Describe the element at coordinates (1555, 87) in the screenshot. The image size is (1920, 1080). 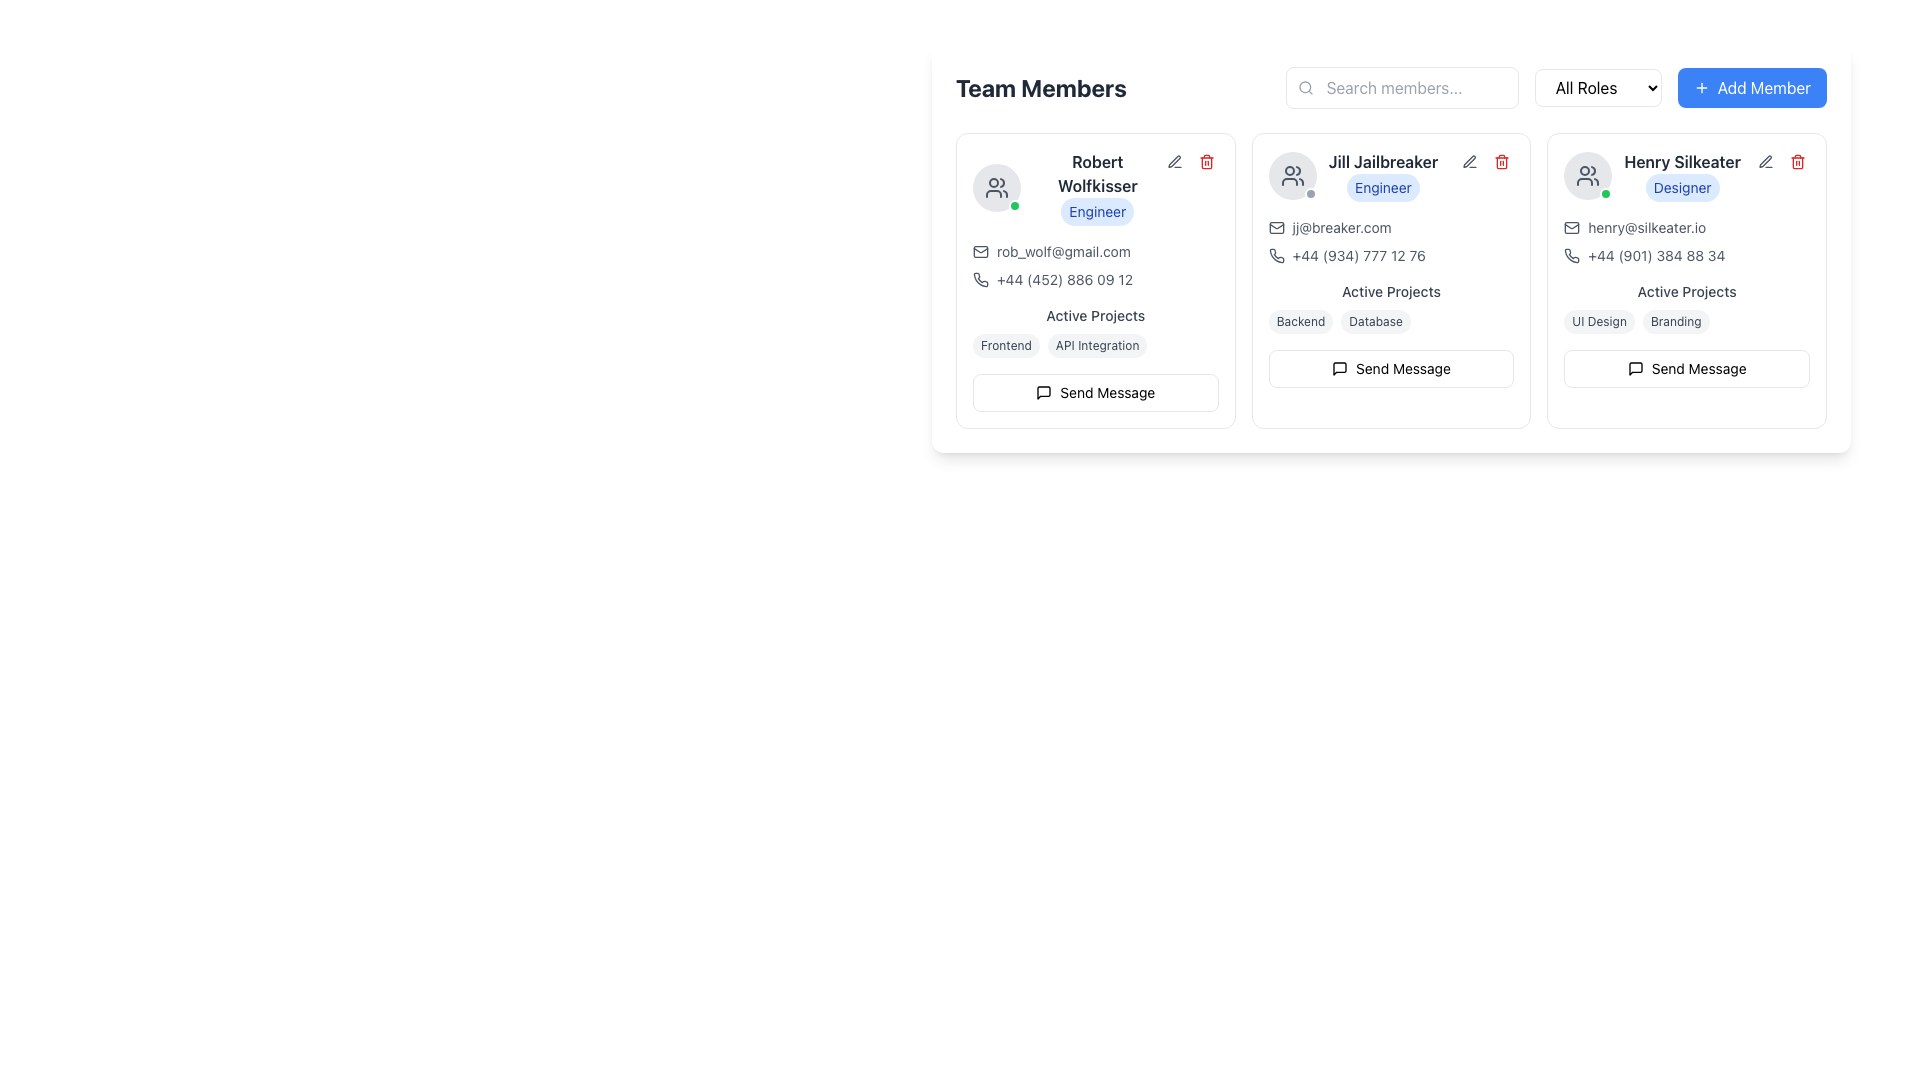
I see `the dropdown menu used for filtering or categorizing team members, located to the right of the 'Search members...' input box` at that location.